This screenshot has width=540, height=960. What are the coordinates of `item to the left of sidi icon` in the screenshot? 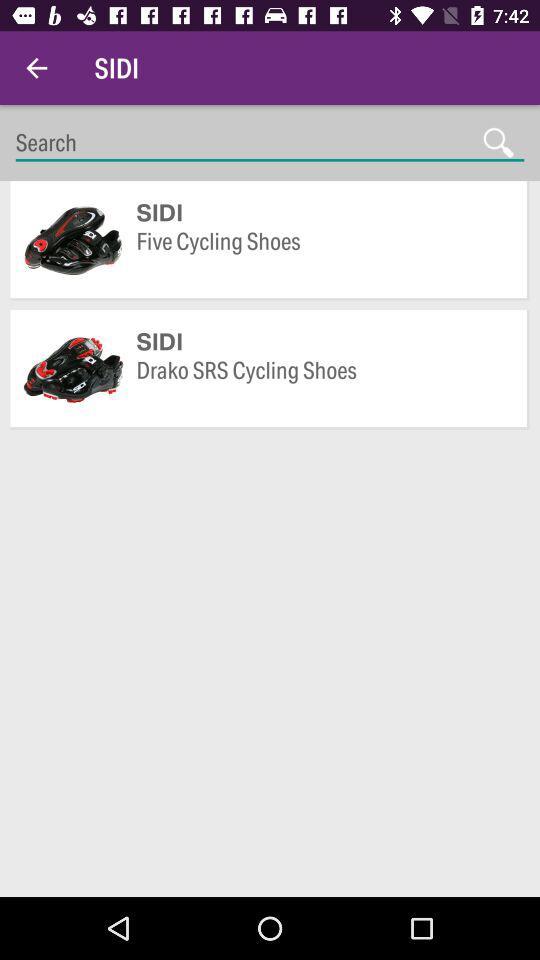 It's located at (36, 68).